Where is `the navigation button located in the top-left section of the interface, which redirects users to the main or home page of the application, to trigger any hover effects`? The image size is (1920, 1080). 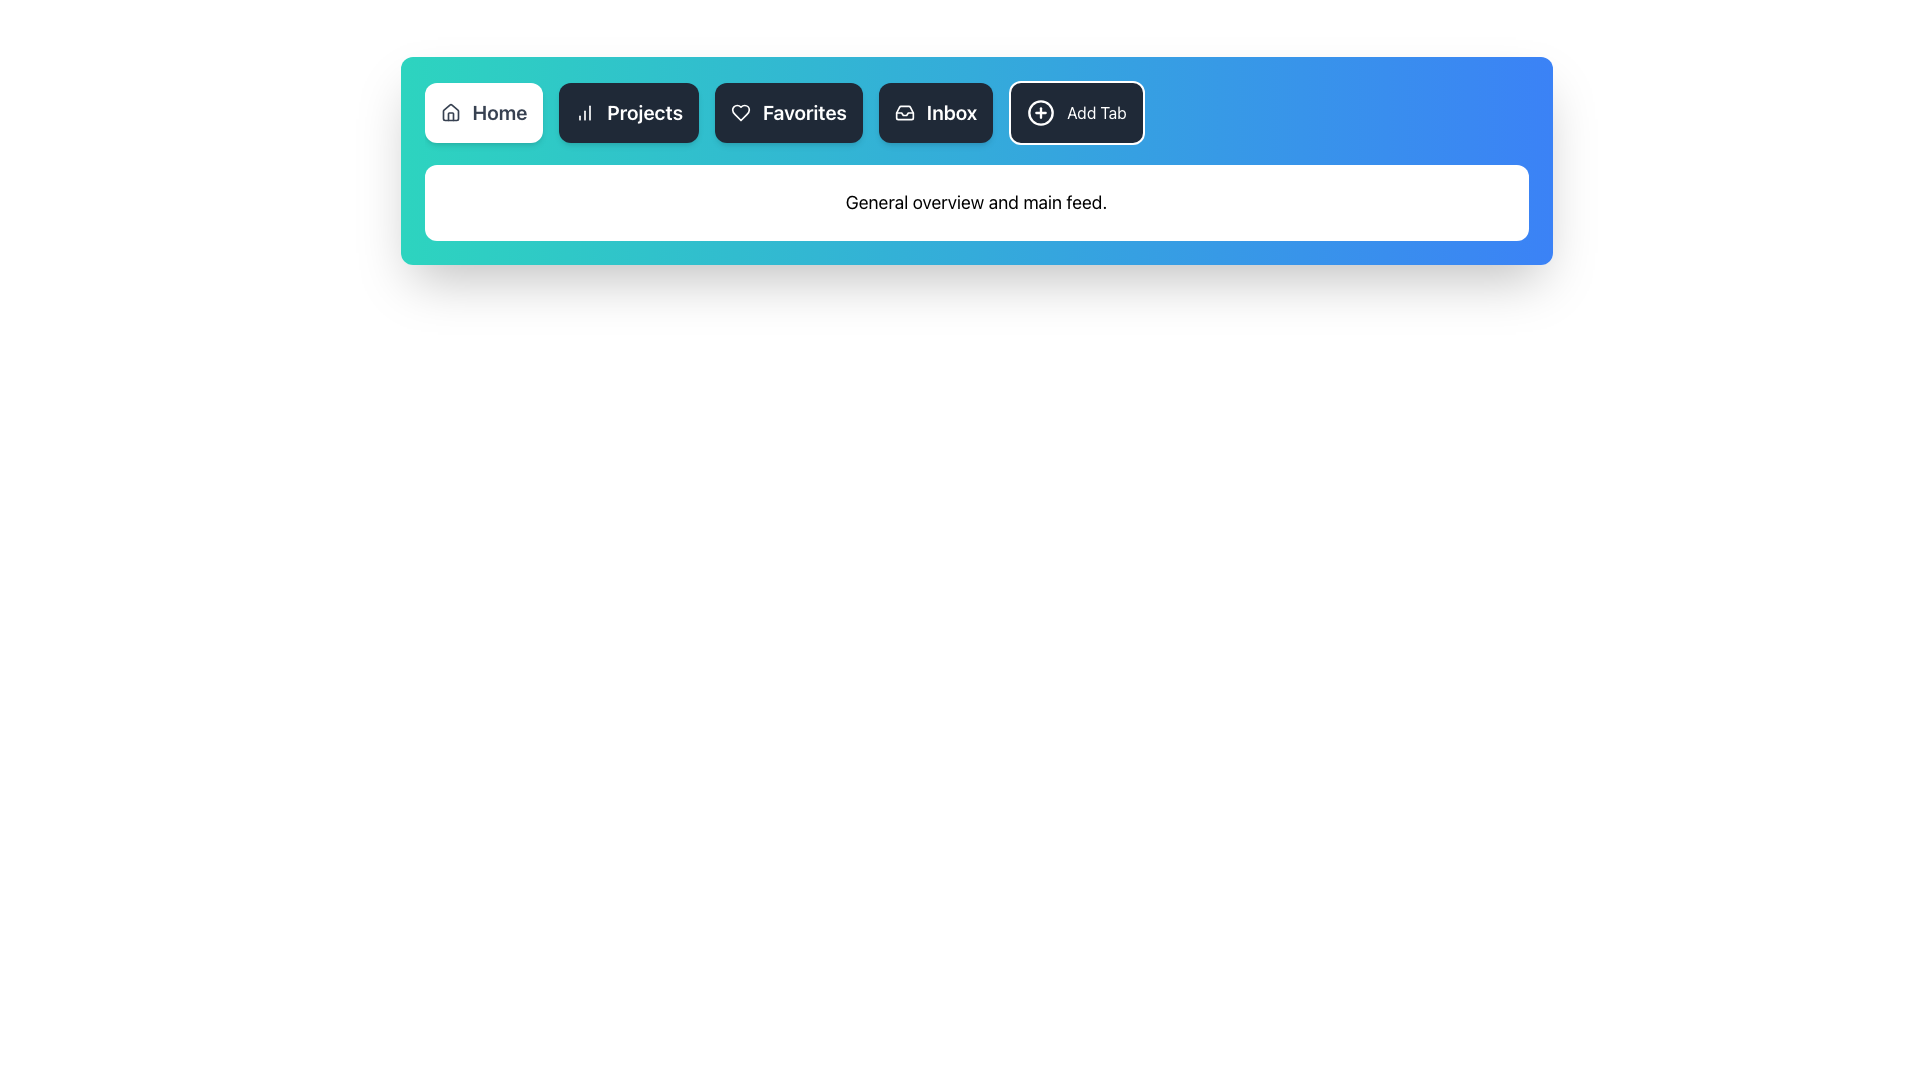 the navigation button located in the top-left section of the interface, which redirects users to the main or home page of the application, to trigger any hover effects is located at coordinates (483, 112).